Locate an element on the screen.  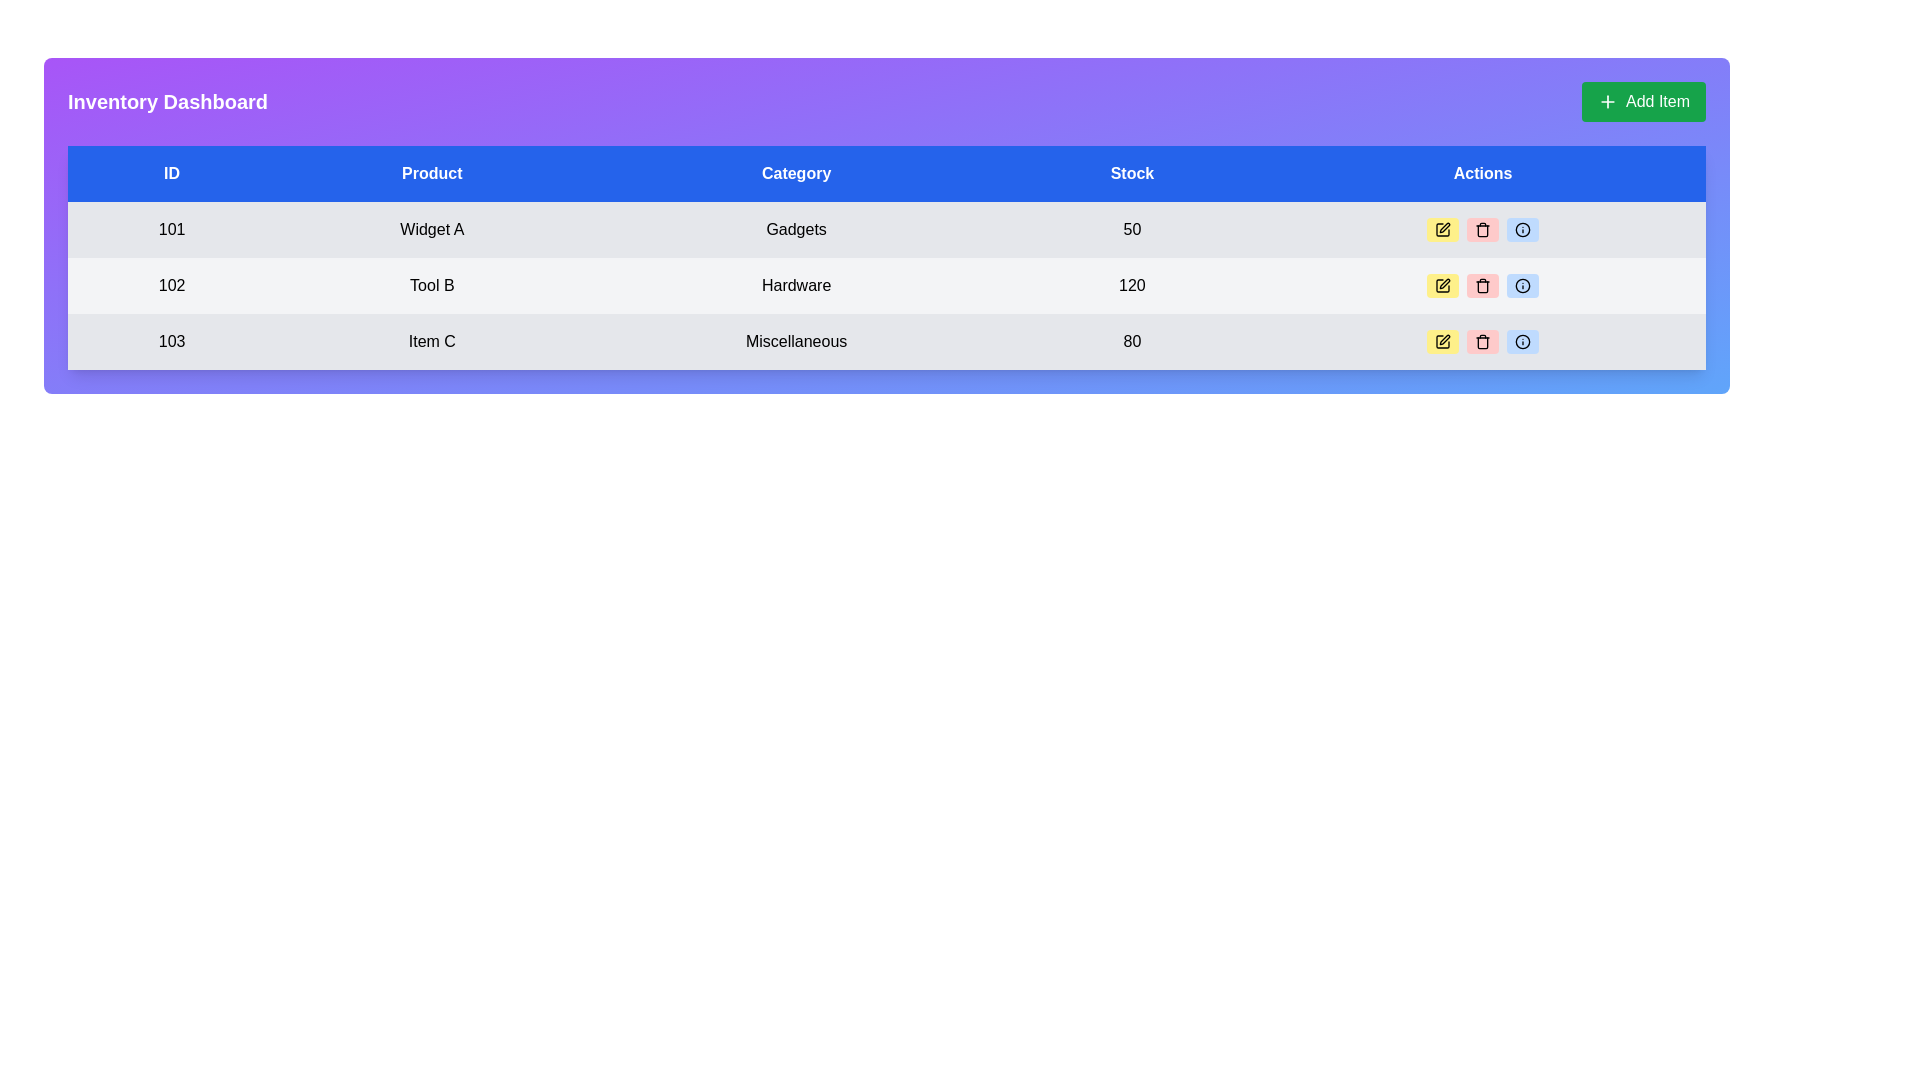
the static text display showing the stock quantity '120' for the product 'Tool B' in the third column labeled 'Stock' of the second row within the table is located at coordinates (1132, 285).